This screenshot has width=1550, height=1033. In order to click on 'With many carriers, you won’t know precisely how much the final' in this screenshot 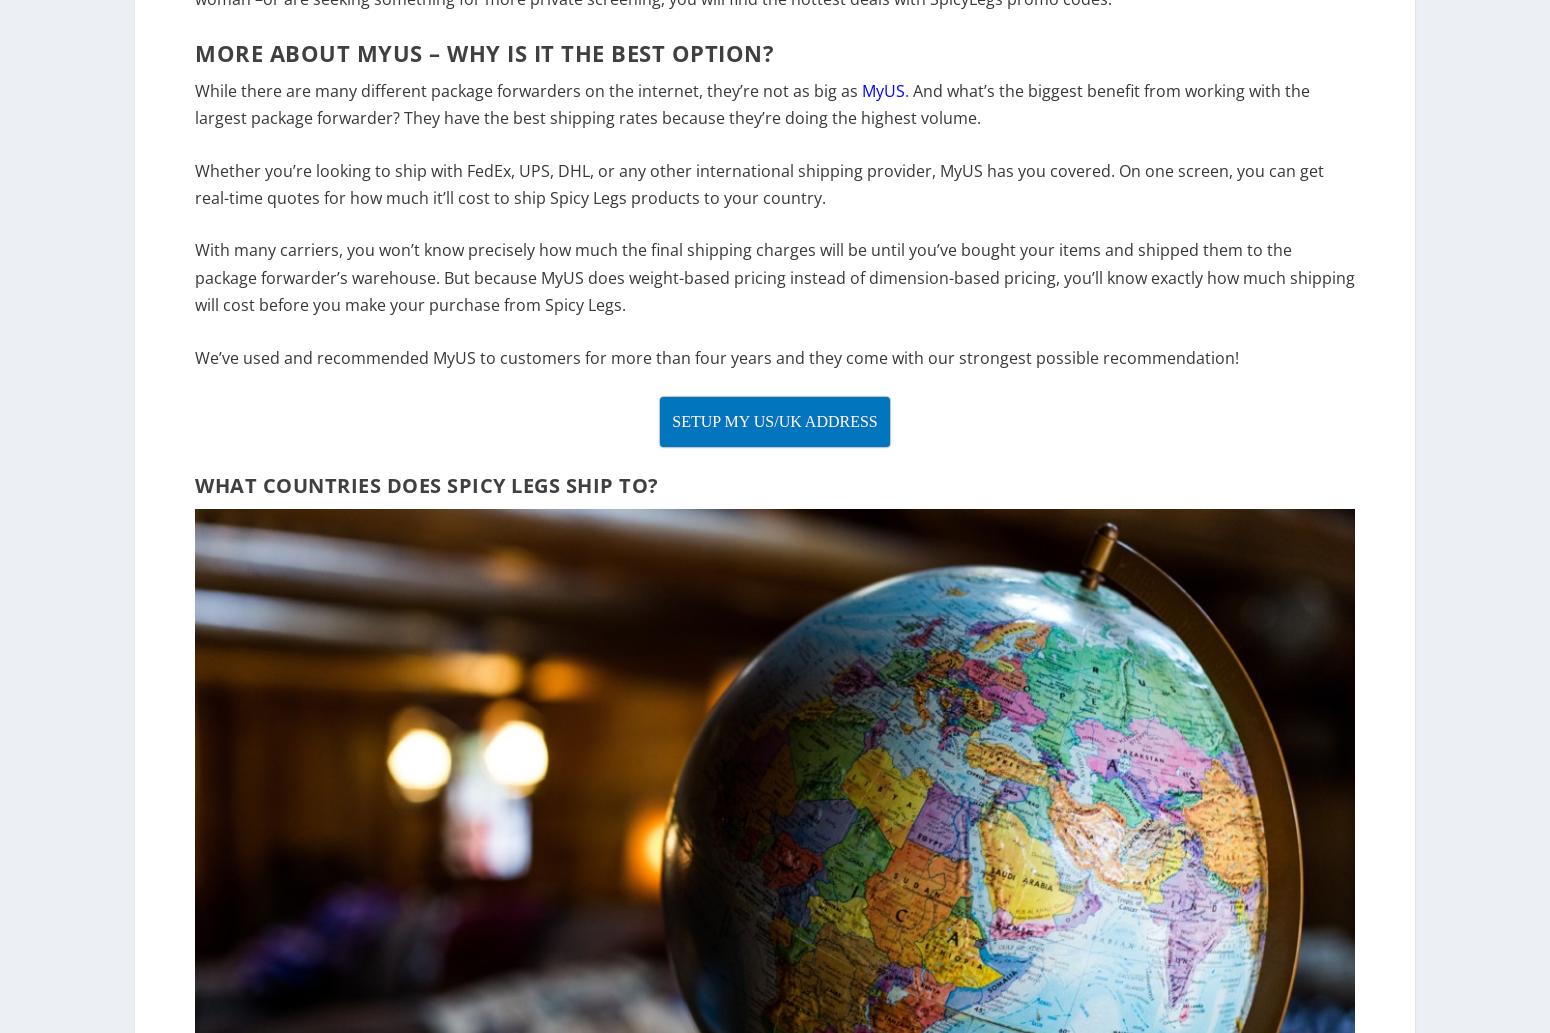, I will do `click(440, 263)`.